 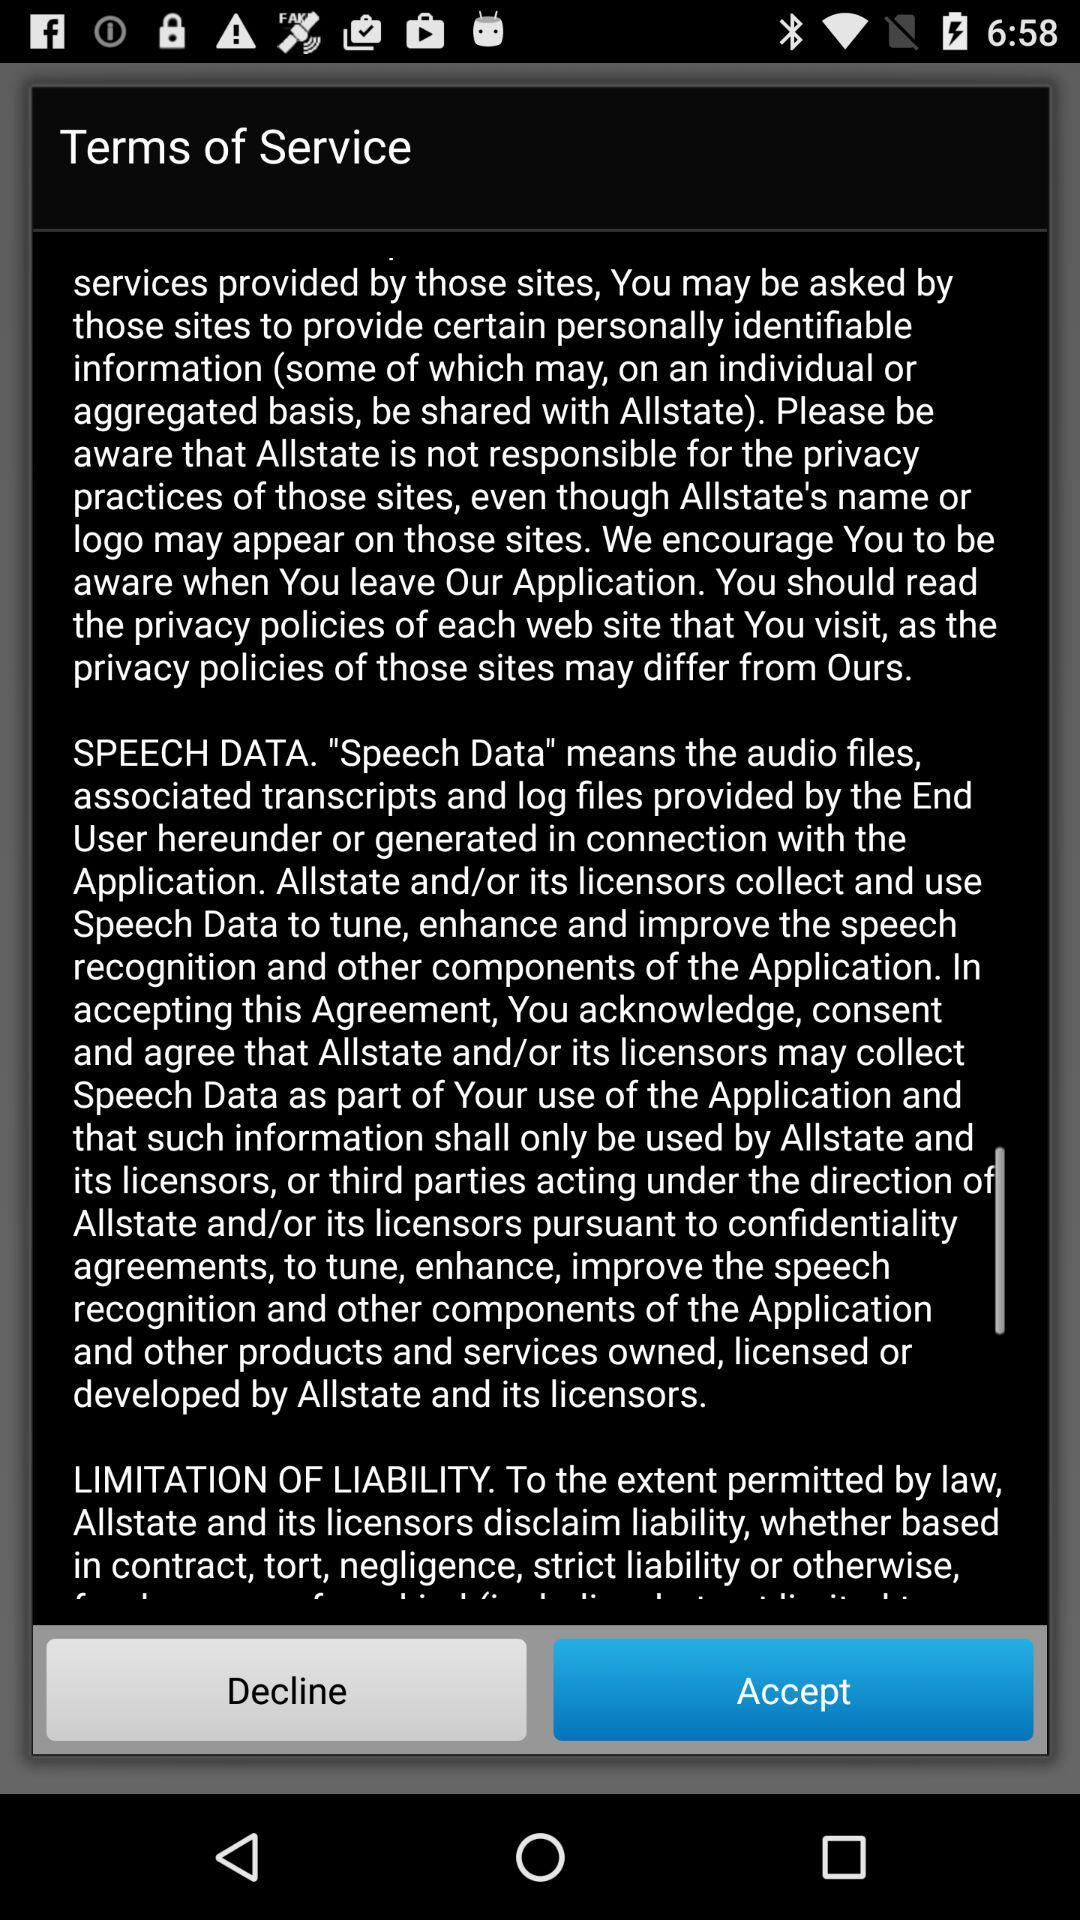 What do you see at coordinates (286, 1688) in the screenshot?
I see `icon next to the accept button` at bounding box center [286, 1688].